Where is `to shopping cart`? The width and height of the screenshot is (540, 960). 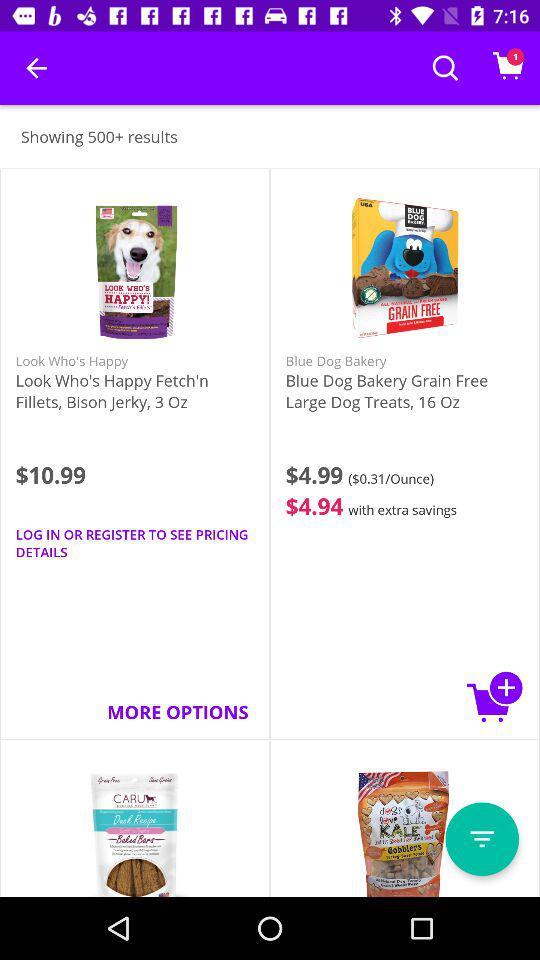 to shopping cart is located at coordinates (494, 696).